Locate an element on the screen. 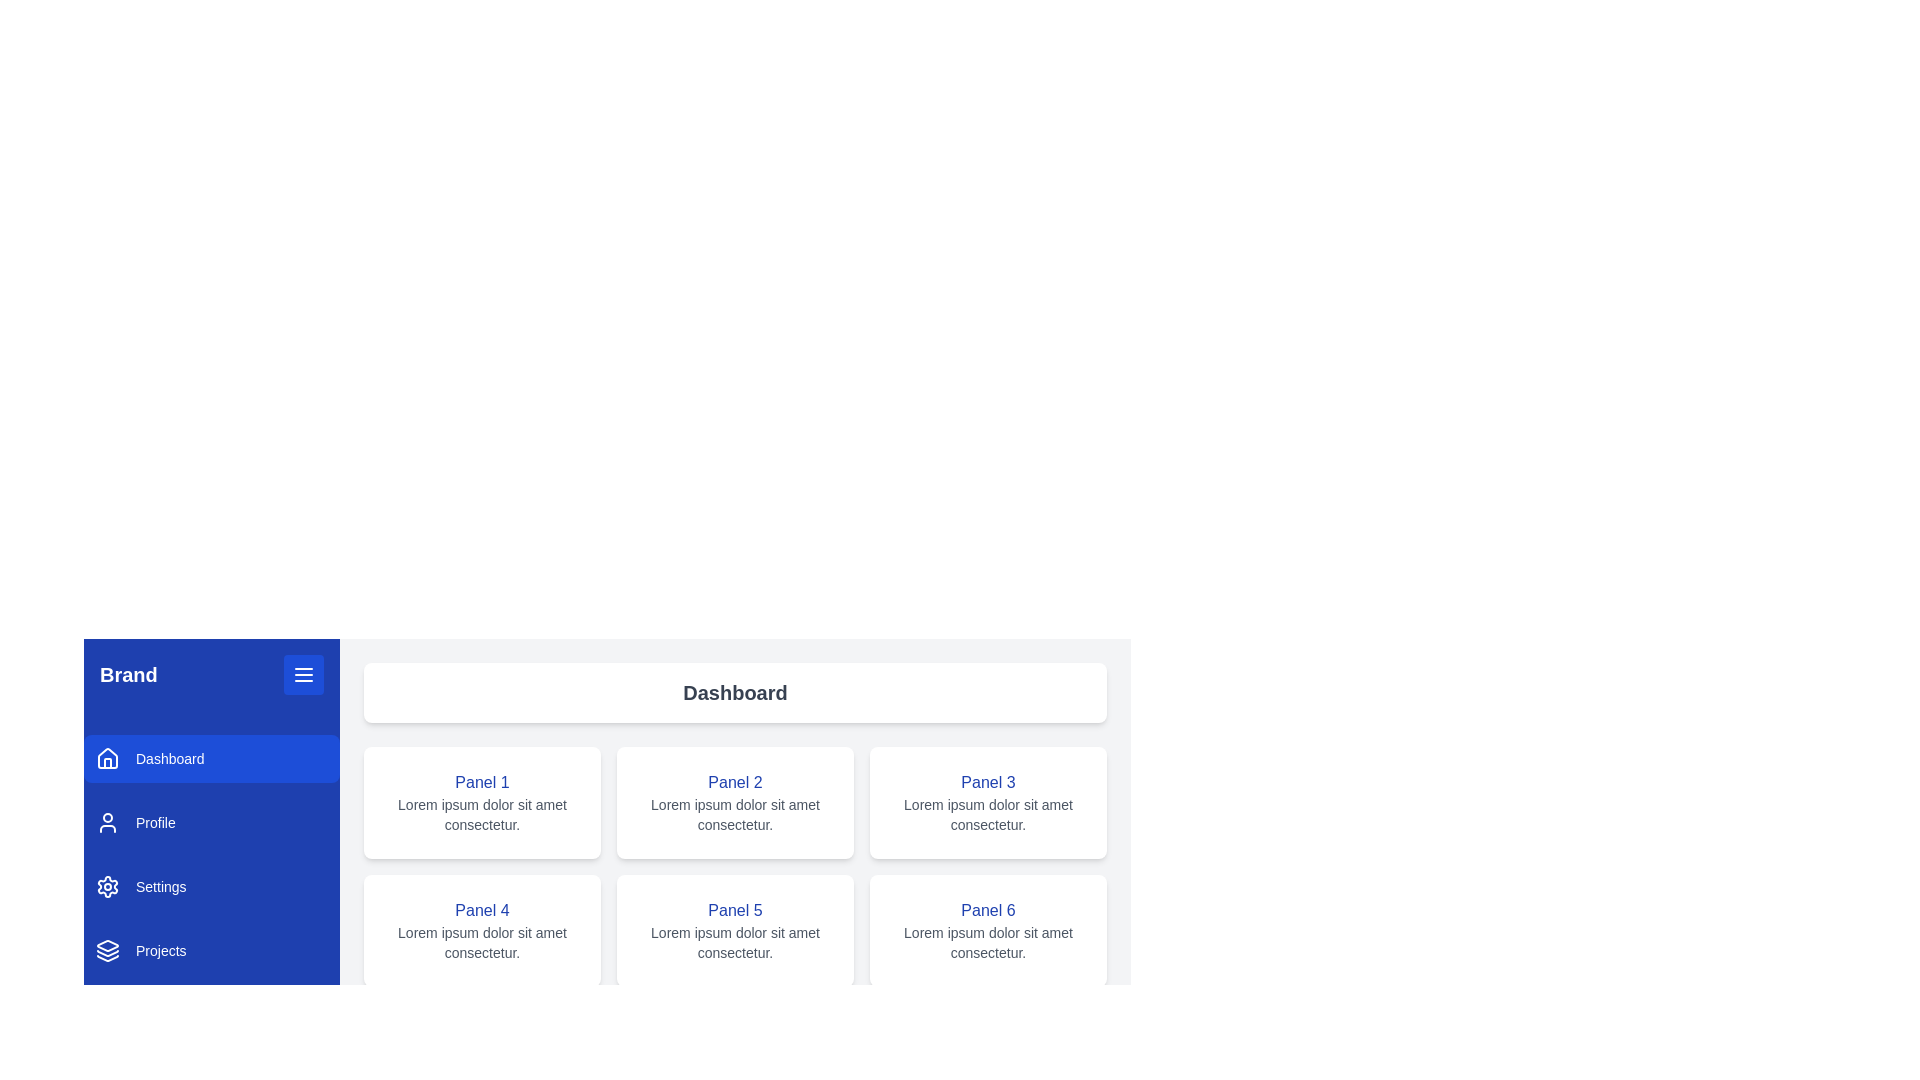 This screenshot has height=1080, width=1920. the sixth panel located in the bottom-right corner of the grid layout, which is directly to the right of 'Panel 5' is located at coordinates (988, 930).